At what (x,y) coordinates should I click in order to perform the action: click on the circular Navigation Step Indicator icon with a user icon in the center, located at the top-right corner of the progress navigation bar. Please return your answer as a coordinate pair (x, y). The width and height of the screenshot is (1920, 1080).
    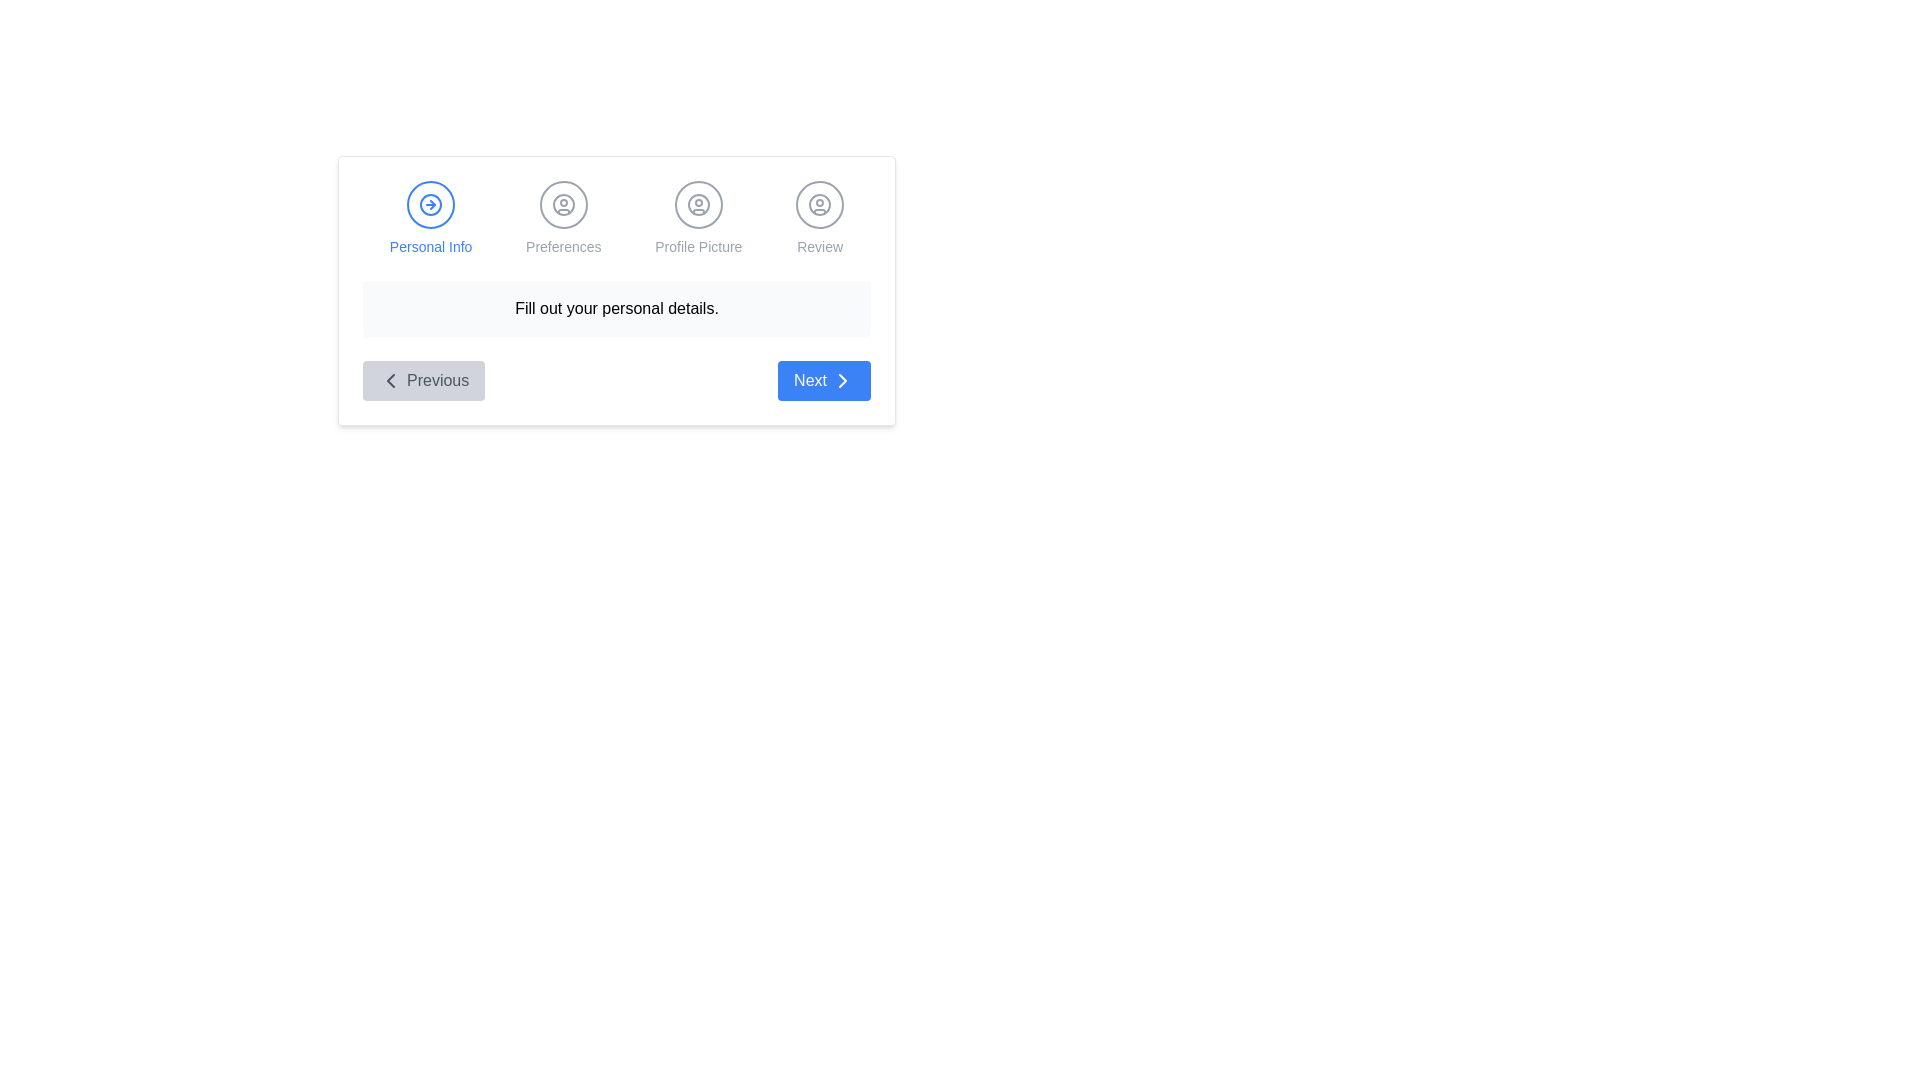
    Looking at the image, I should click on (820, 204).